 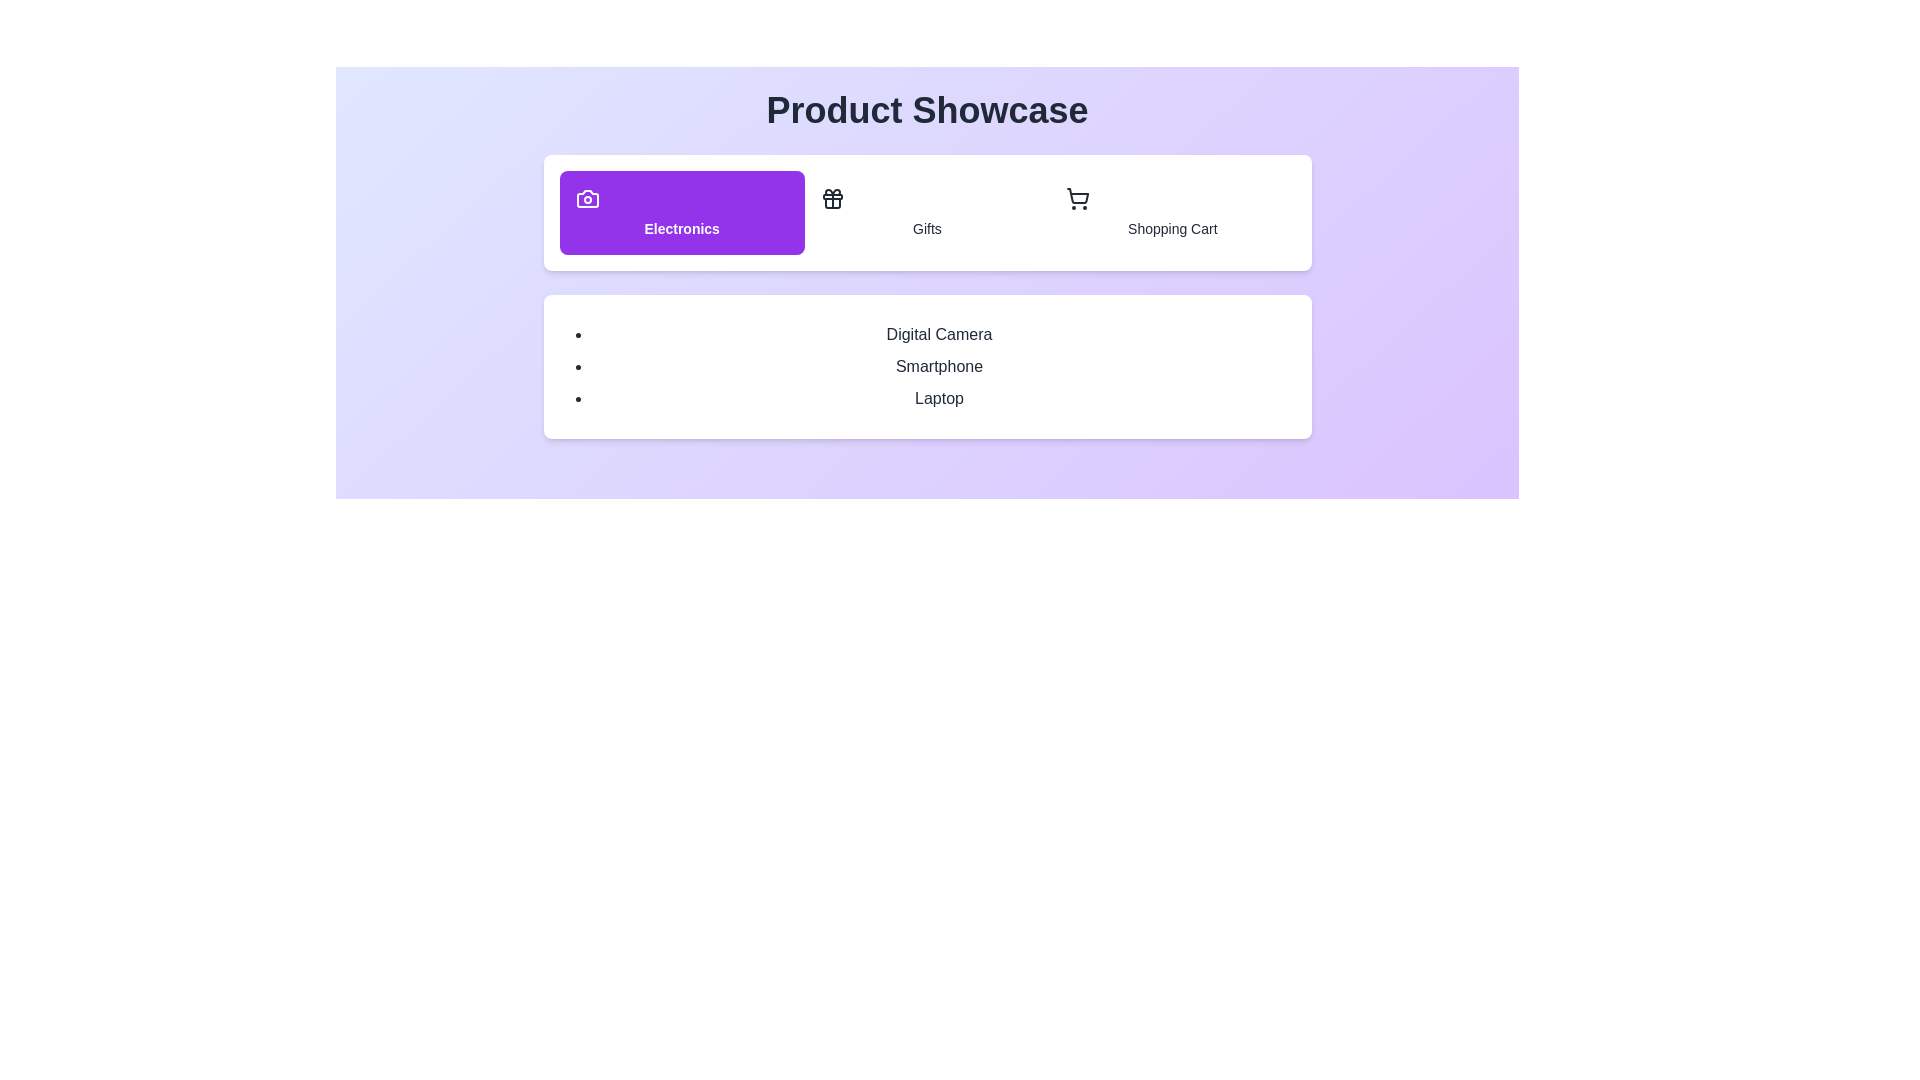 I want to click on the 'Shopping Cart' button, which is the third button in a group of three horizontally aligned buttons, so click(x=1171, y=212).